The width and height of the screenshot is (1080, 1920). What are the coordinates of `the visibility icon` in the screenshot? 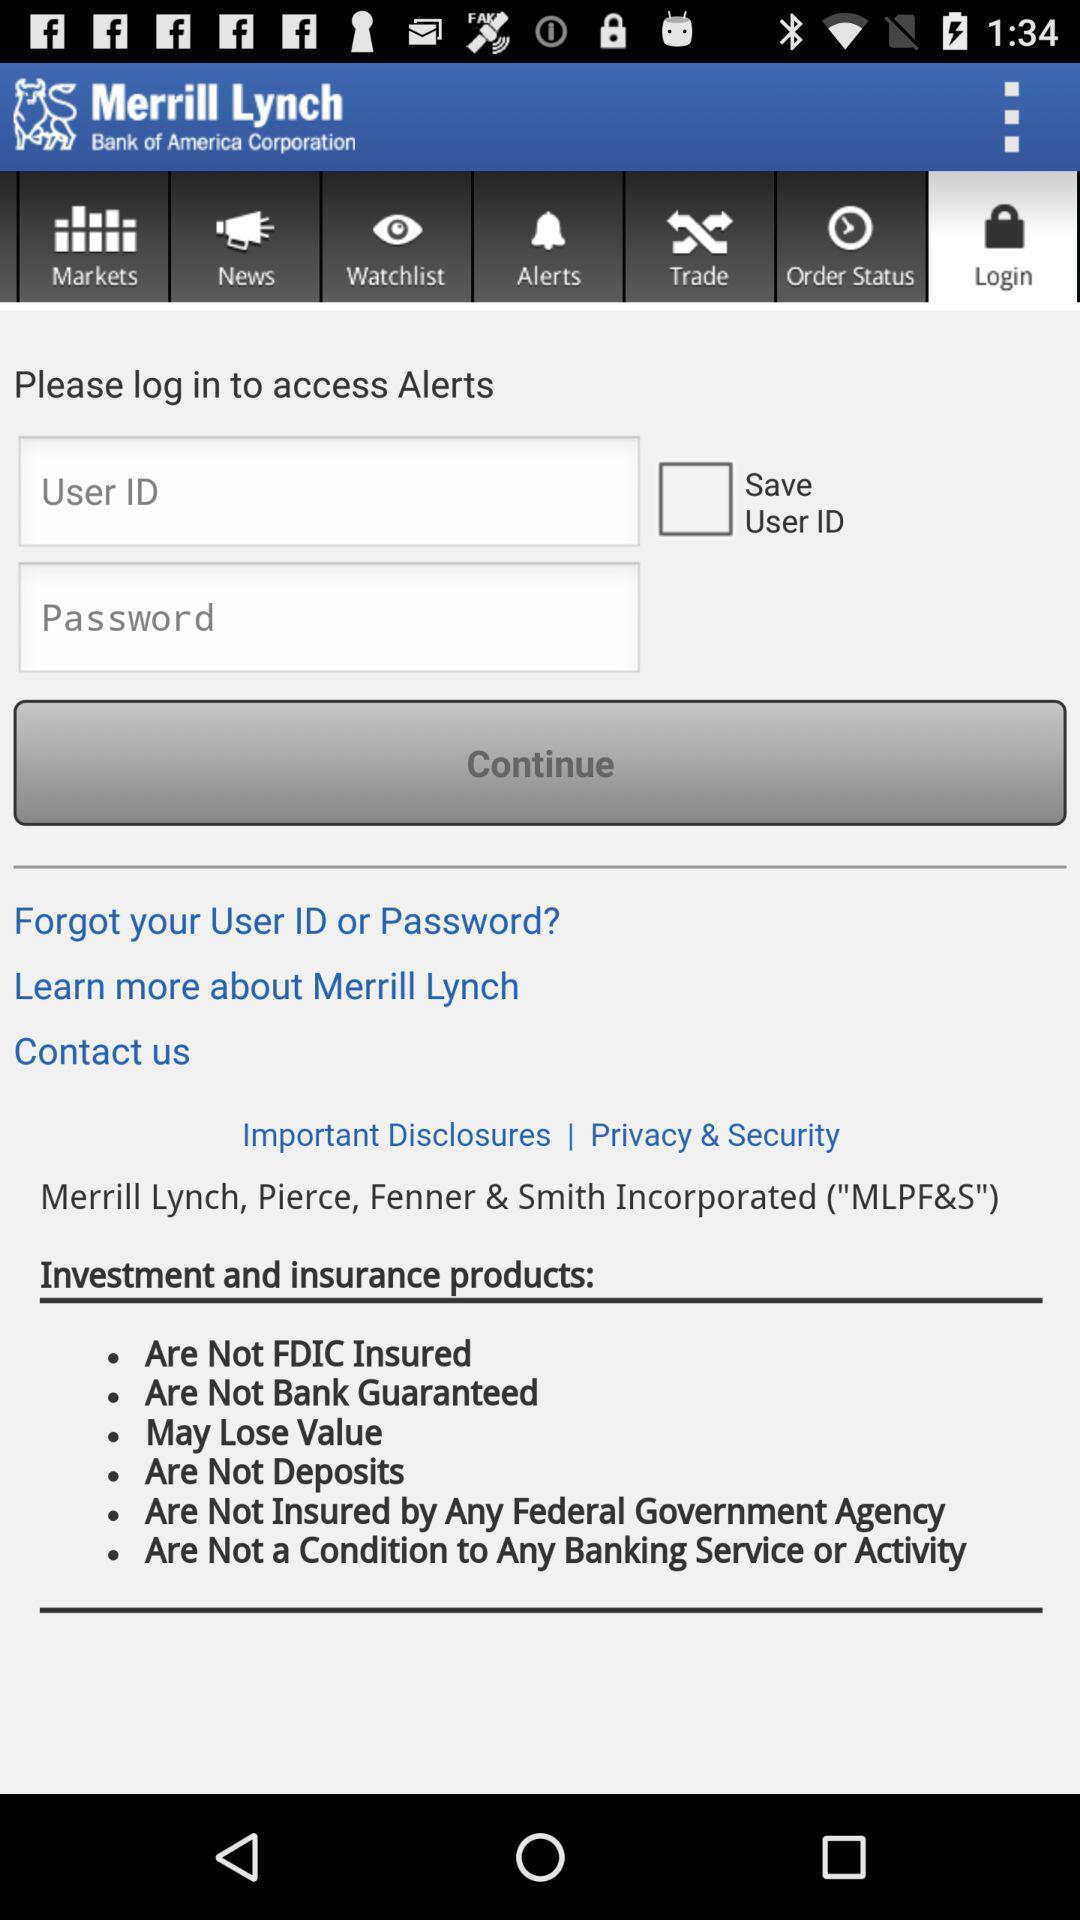 It's located at (396, 252).